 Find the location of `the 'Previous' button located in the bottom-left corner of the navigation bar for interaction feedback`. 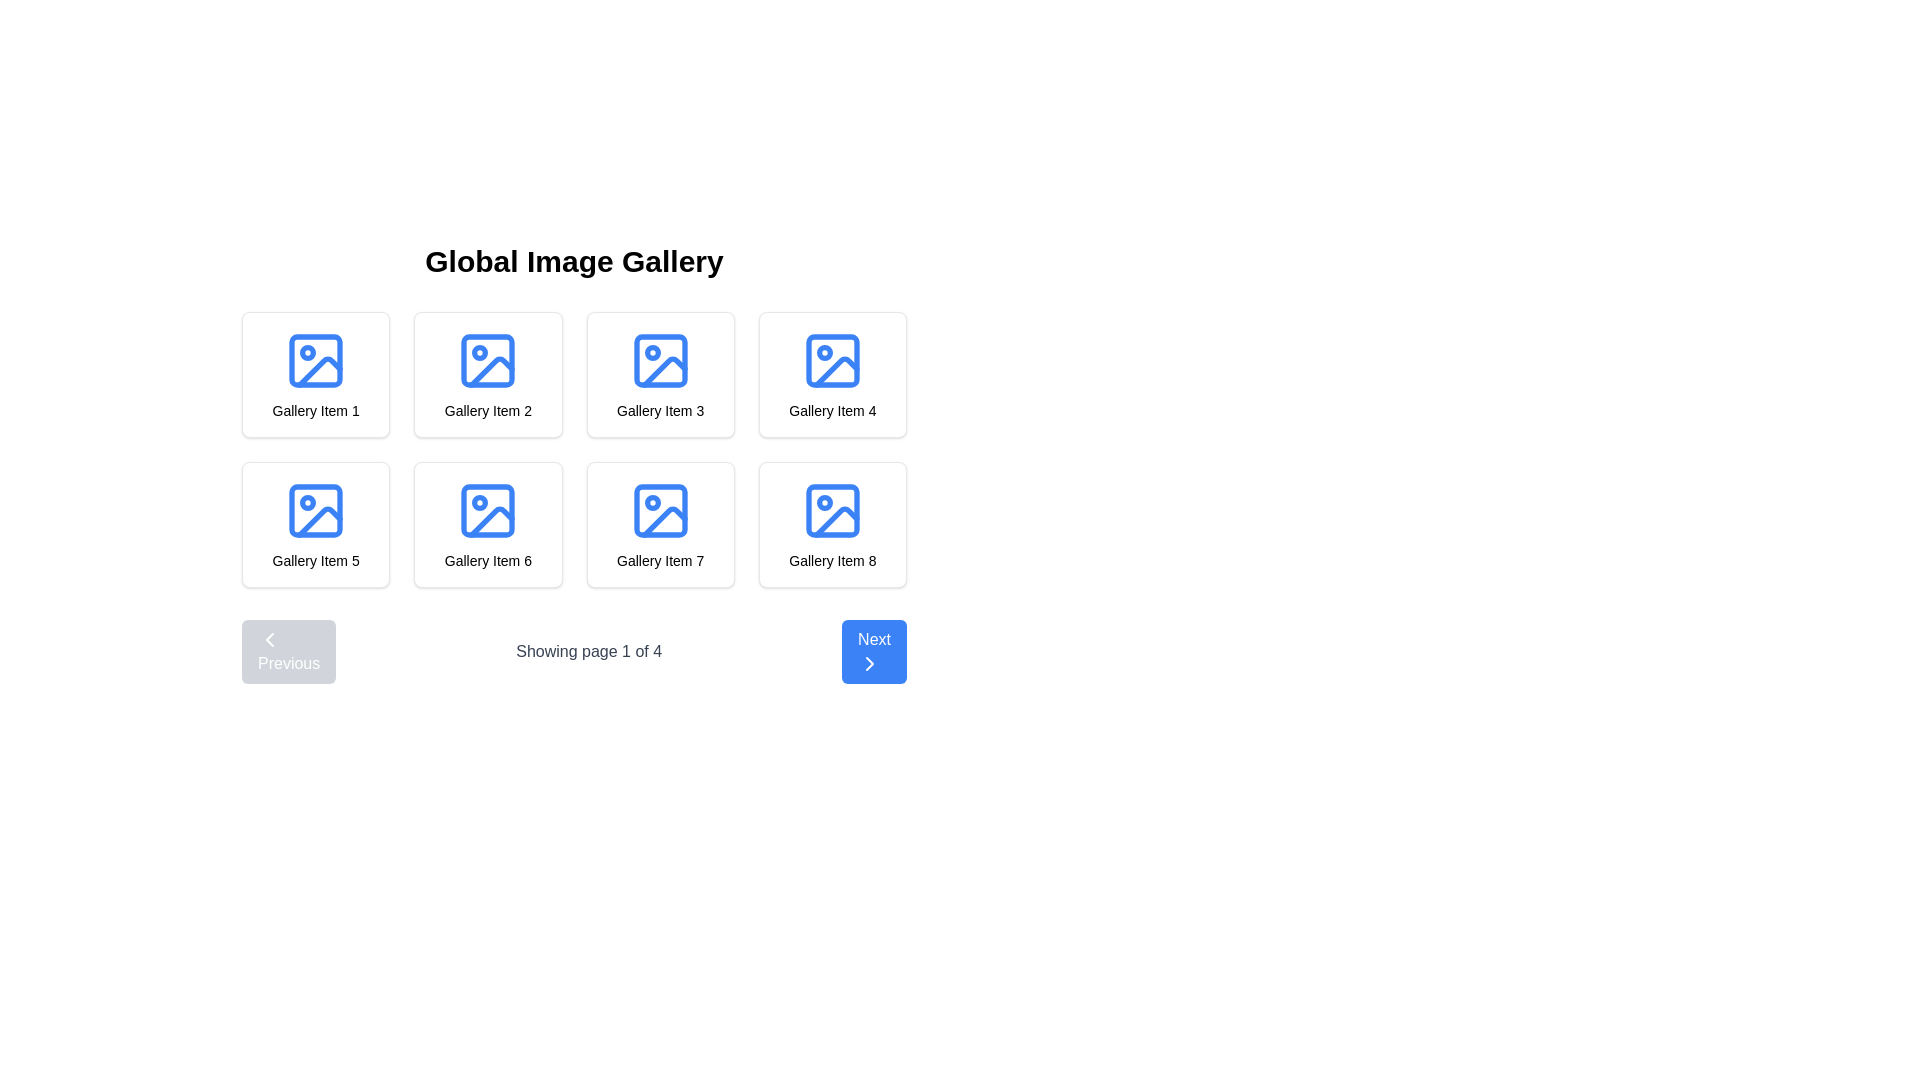

the 'Previous' button located in the bottom-left corner of the navigation bar for interaction feedback is located at coordinates (288, 651).